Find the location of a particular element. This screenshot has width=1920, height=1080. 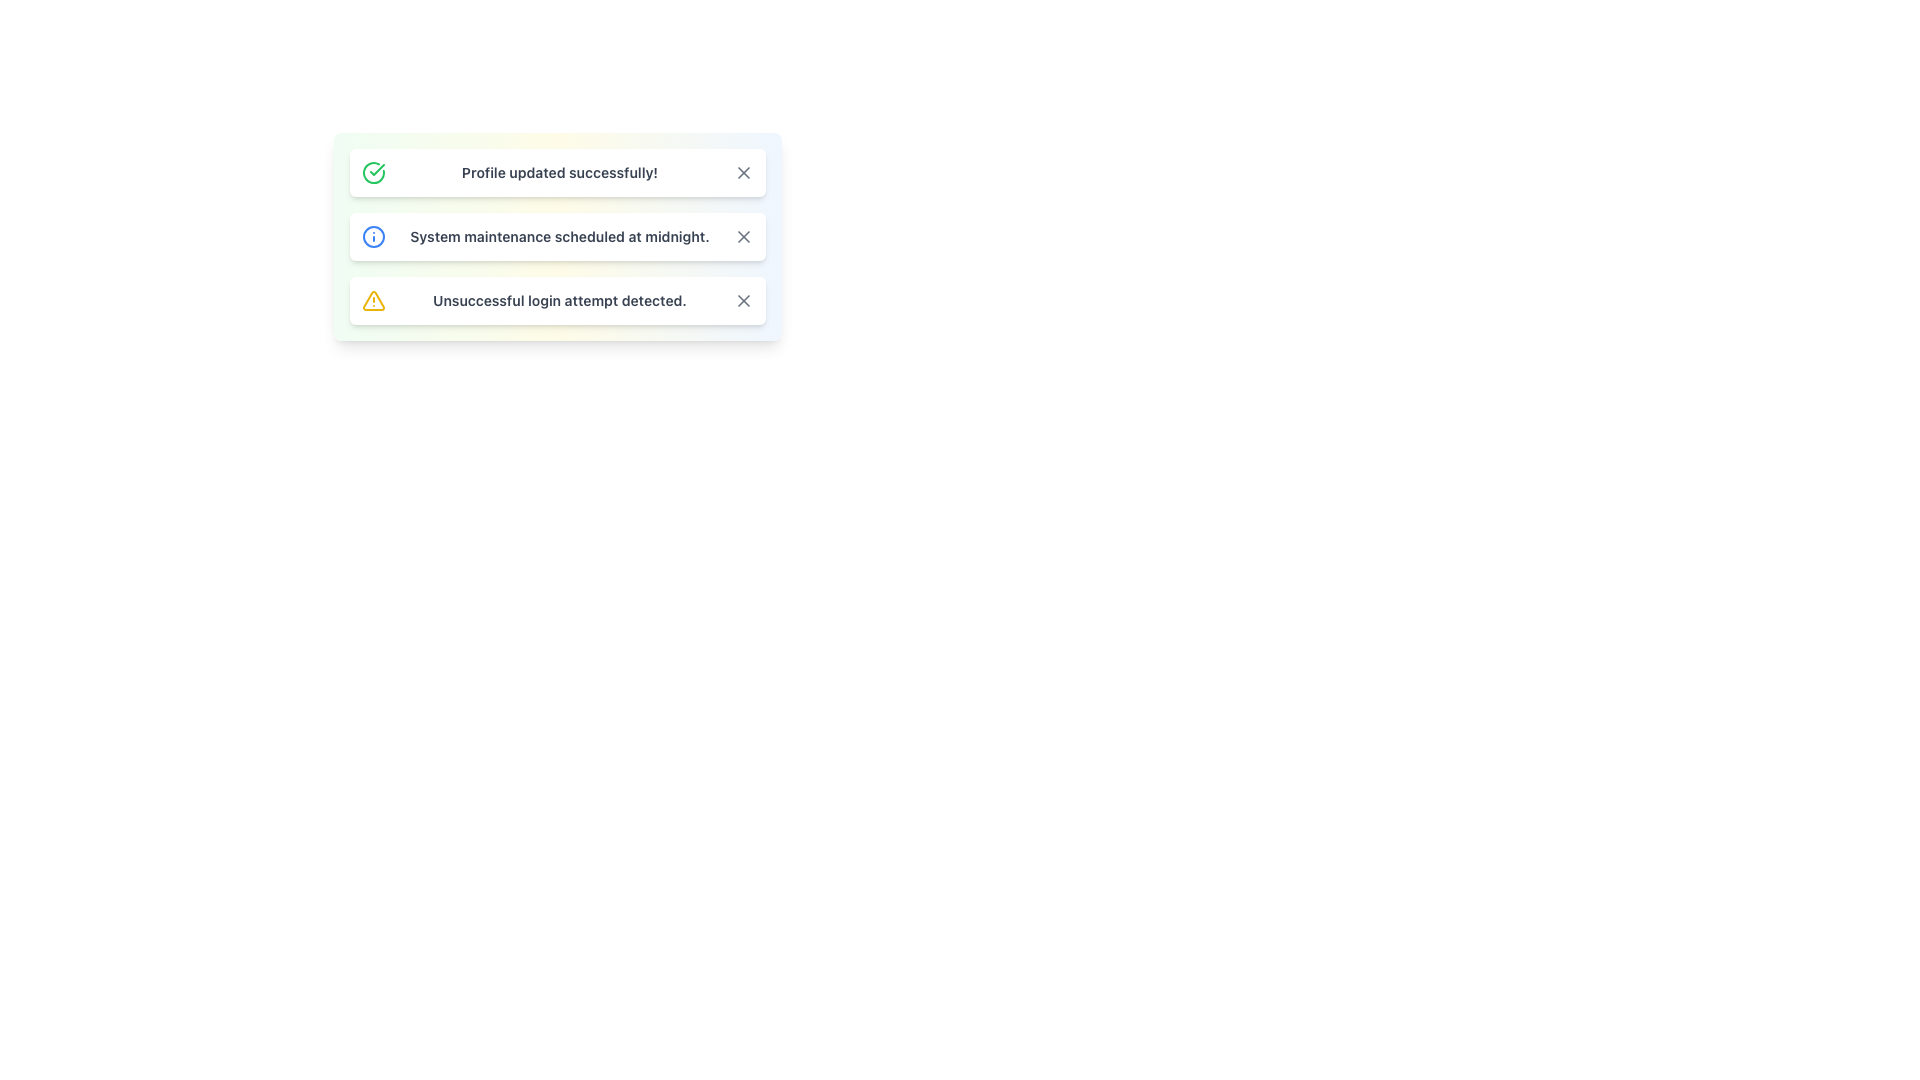

the profile update success icon located in the notification card at the top of the notifications list, which indicates that the user's profile has been updated successfully is located at coordinates (374, 172).